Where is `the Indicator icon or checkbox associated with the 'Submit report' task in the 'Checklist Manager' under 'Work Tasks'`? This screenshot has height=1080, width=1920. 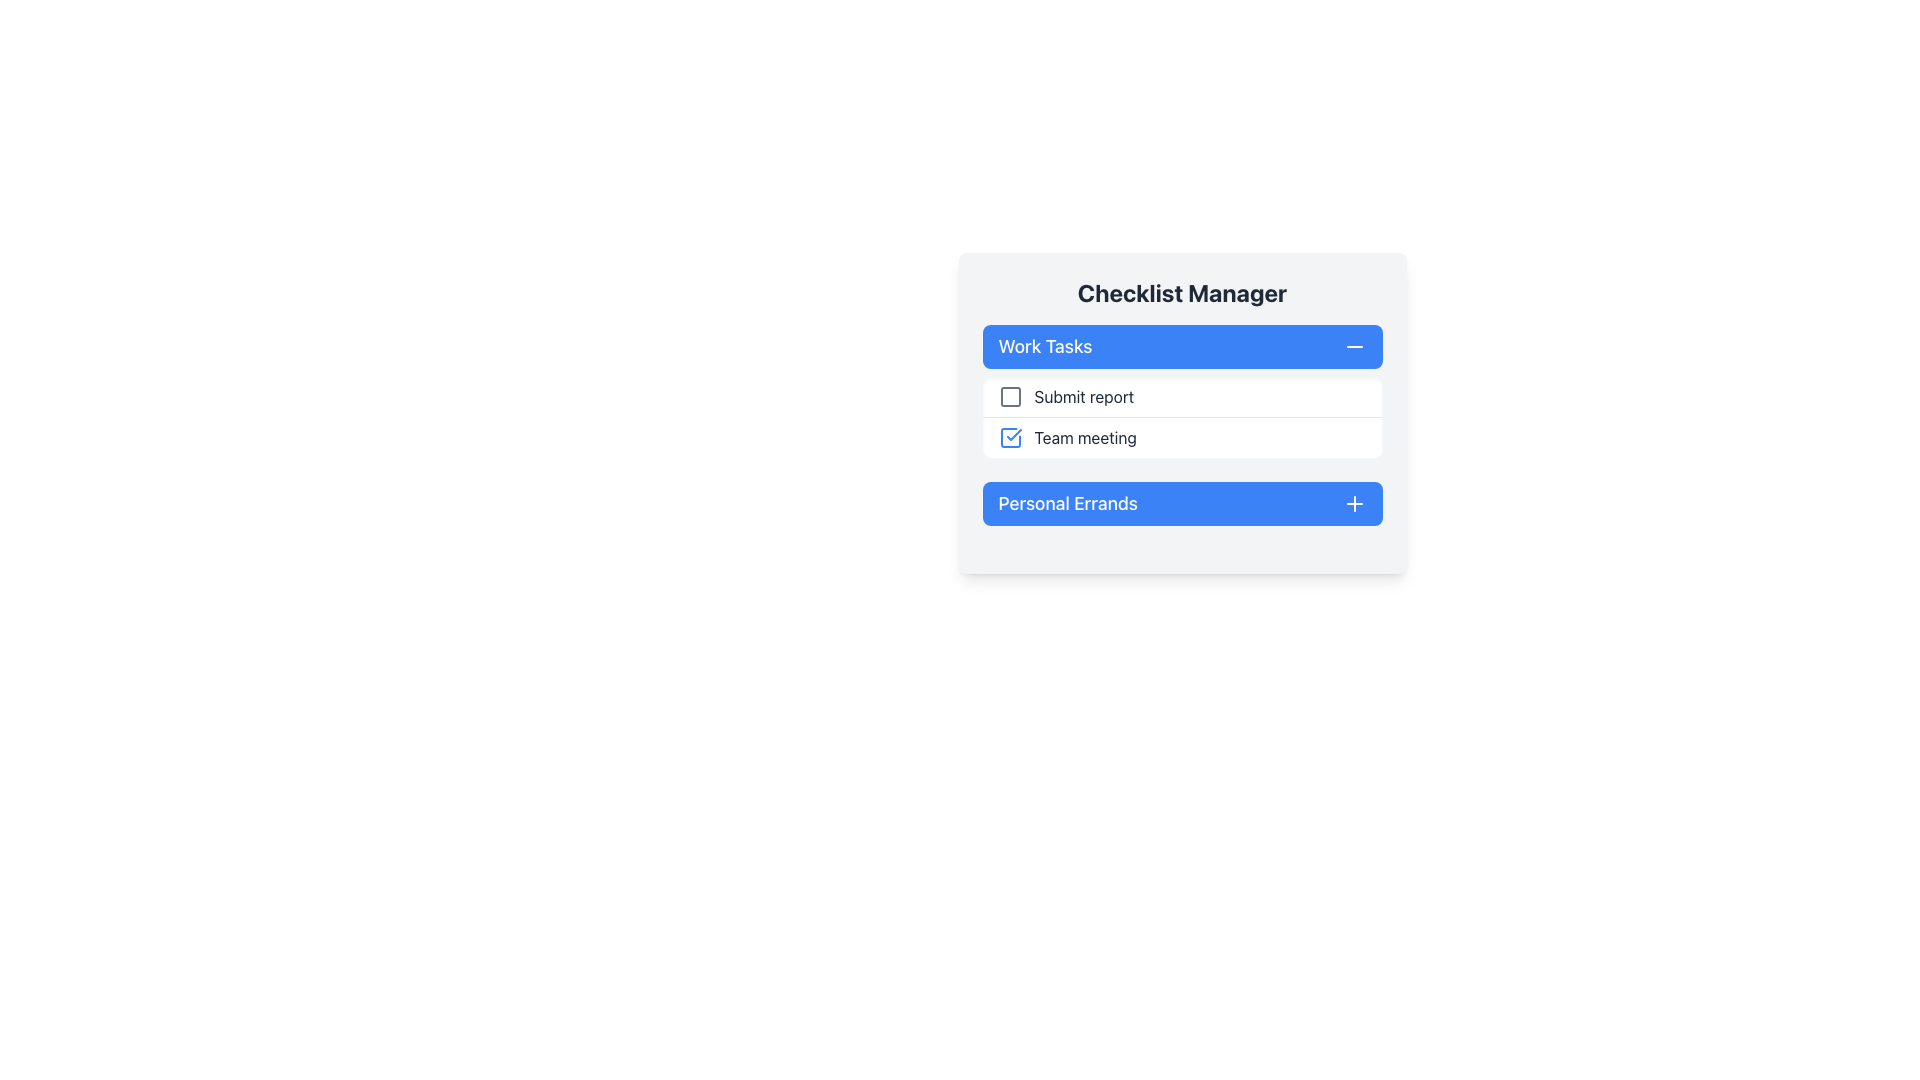 the Indicator icon or checkbox associated with the 'Submit report' task in the 'Checklist Manager' under 'Work Tasks' is located at coordinates (1010, 397).